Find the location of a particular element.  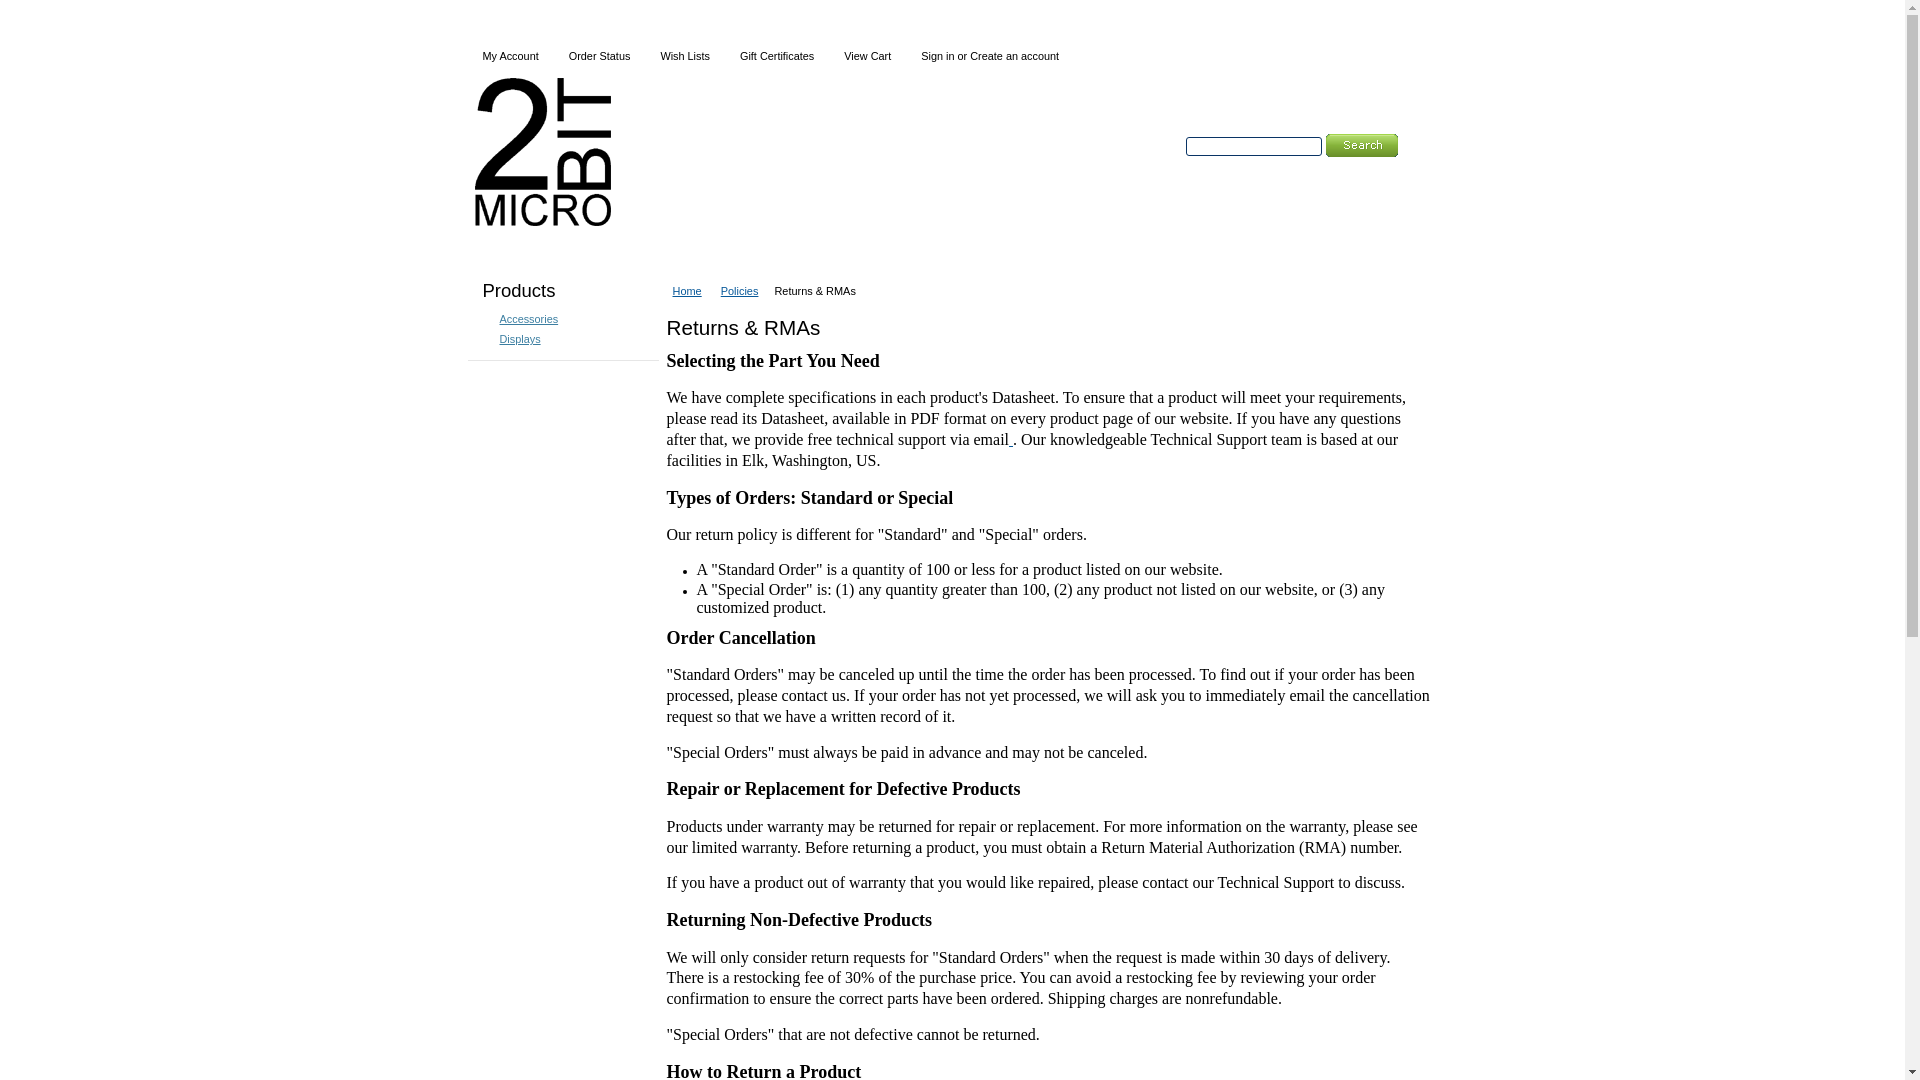

'Wish Lists' is located at coordinates (685, 55).